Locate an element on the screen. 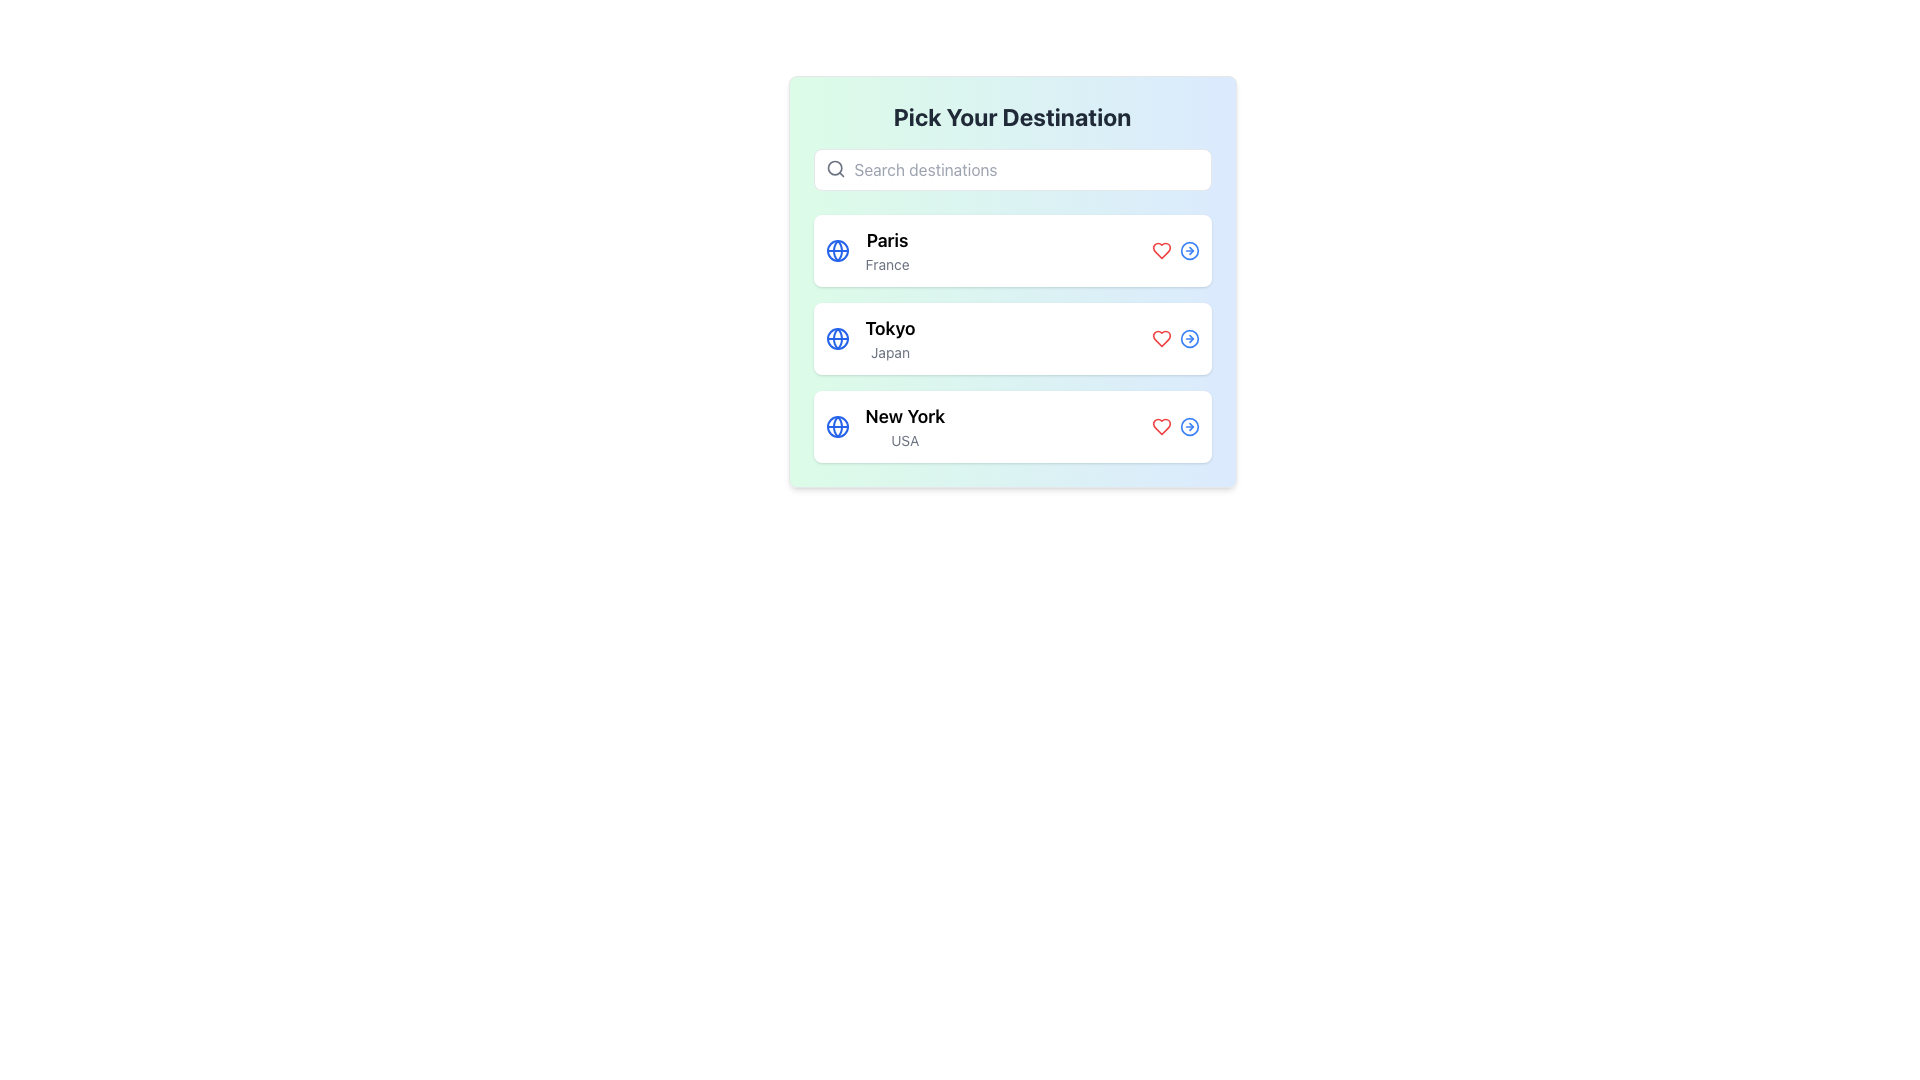 This screenshot has height=1080, width=1920. the Text Label that displays the country of the selected city 'Paris', which is located directly below the city name in a vertically arranged list of destinations is located at coordinates (886, 264).